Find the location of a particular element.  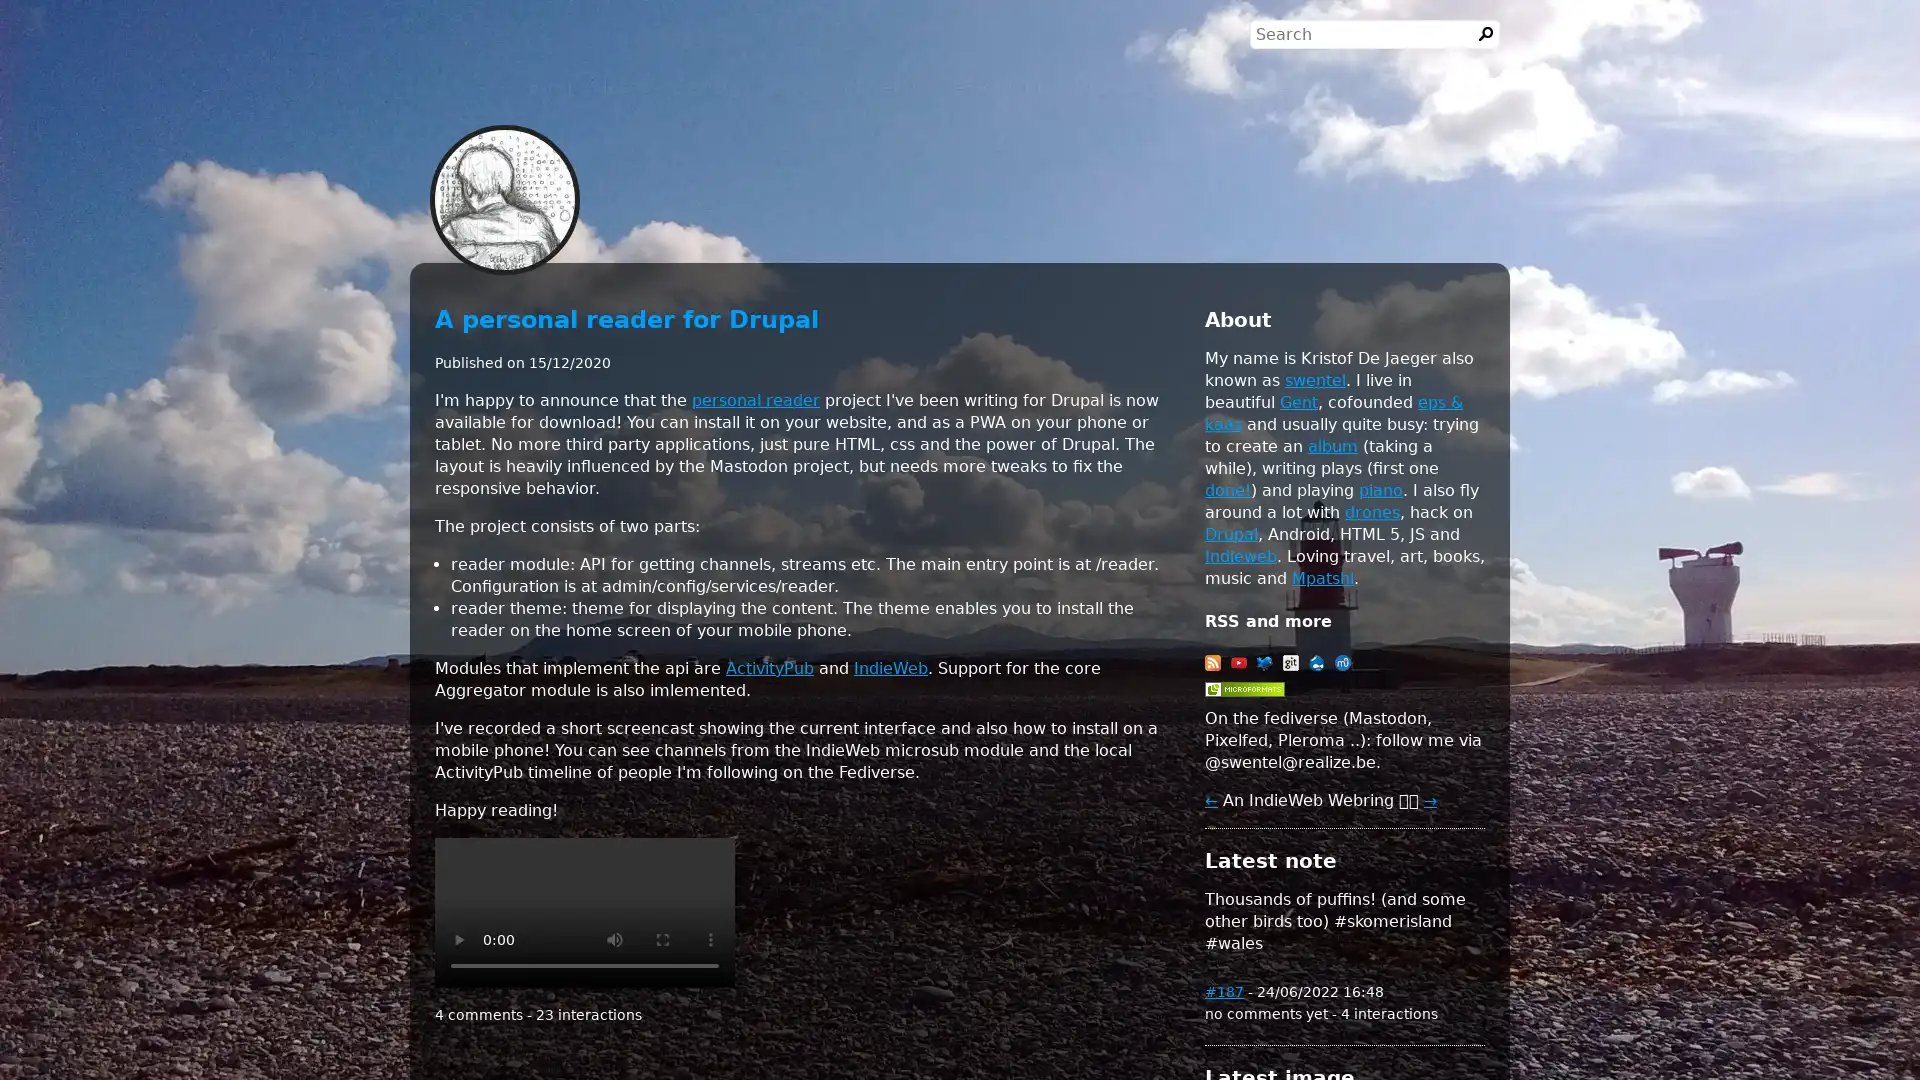

mute is located at coordinates (613, 938).